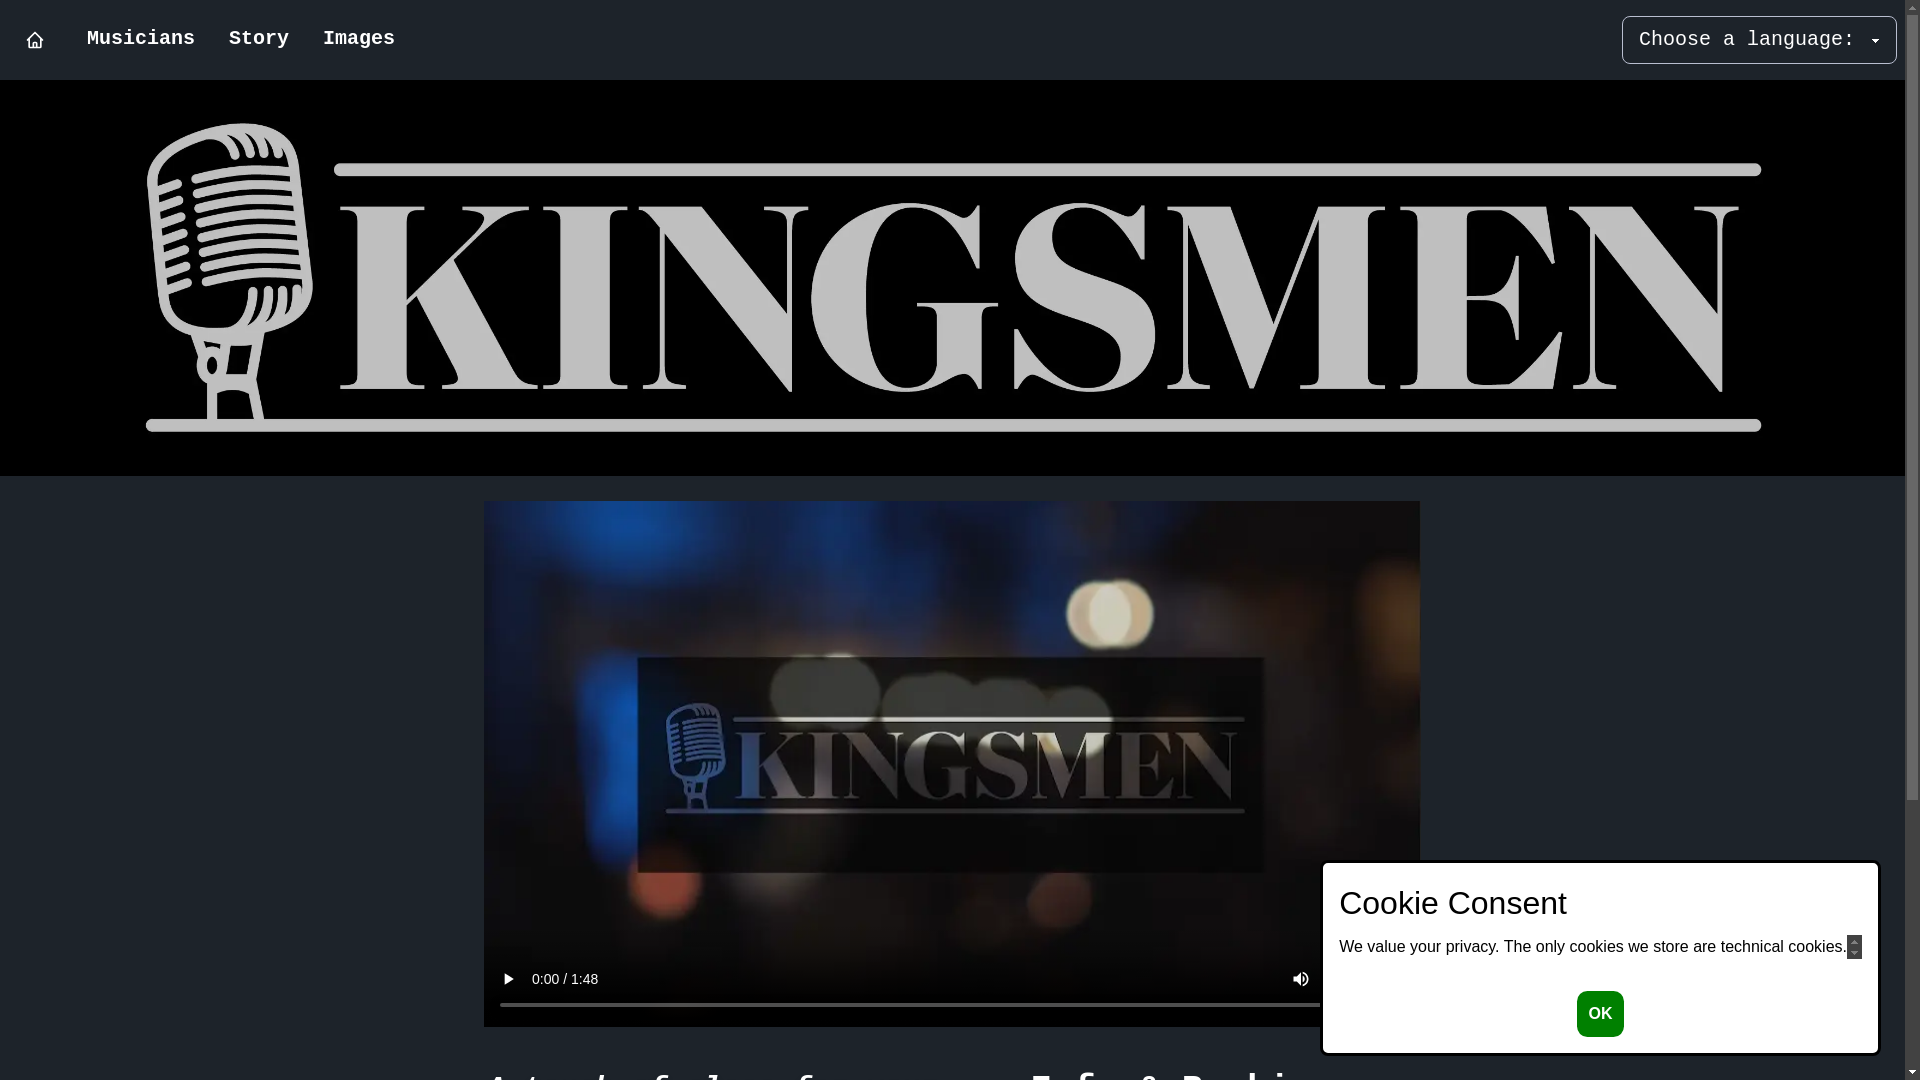  Describe the element at coordinates (1598, 1014) in the screenshot. I see `'OK'` at that location.